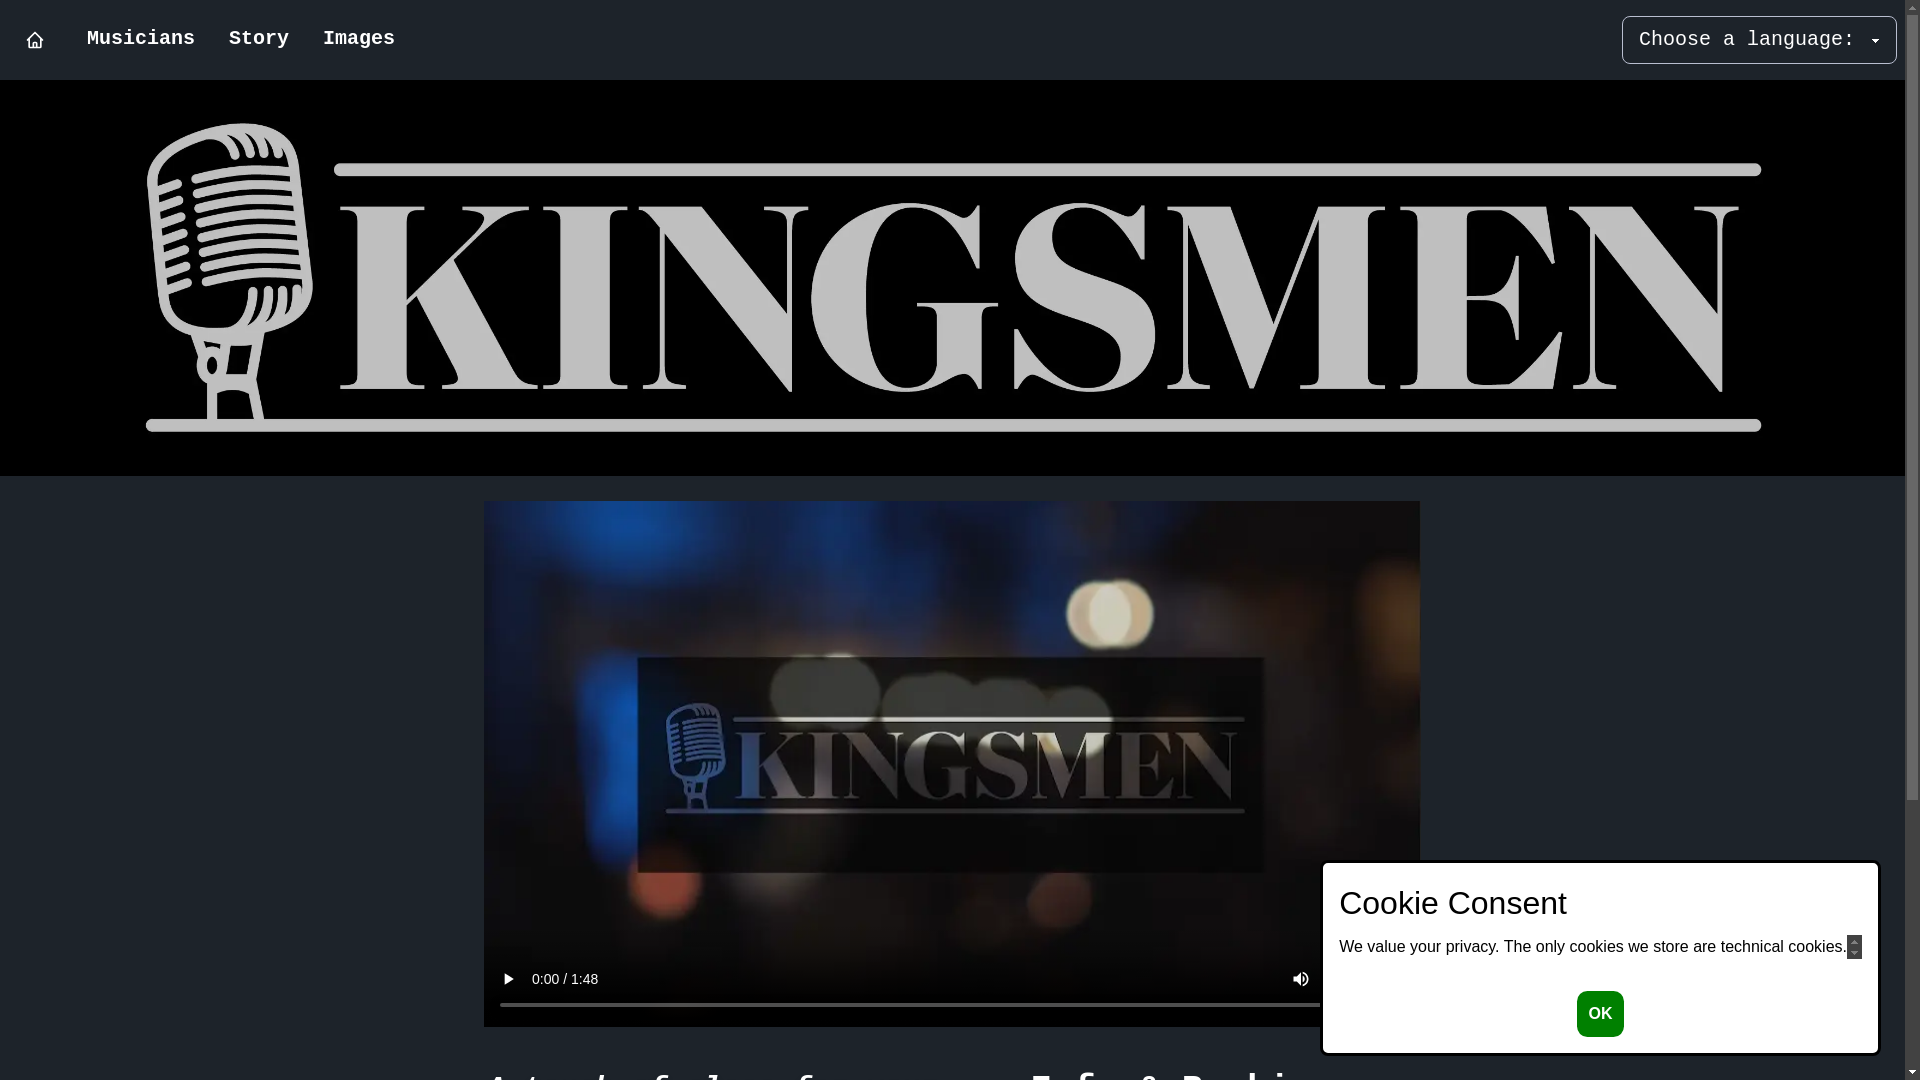  Describe the element at coordinates (1598, 1014) in the screenshot. I see `'OK'` at that location.